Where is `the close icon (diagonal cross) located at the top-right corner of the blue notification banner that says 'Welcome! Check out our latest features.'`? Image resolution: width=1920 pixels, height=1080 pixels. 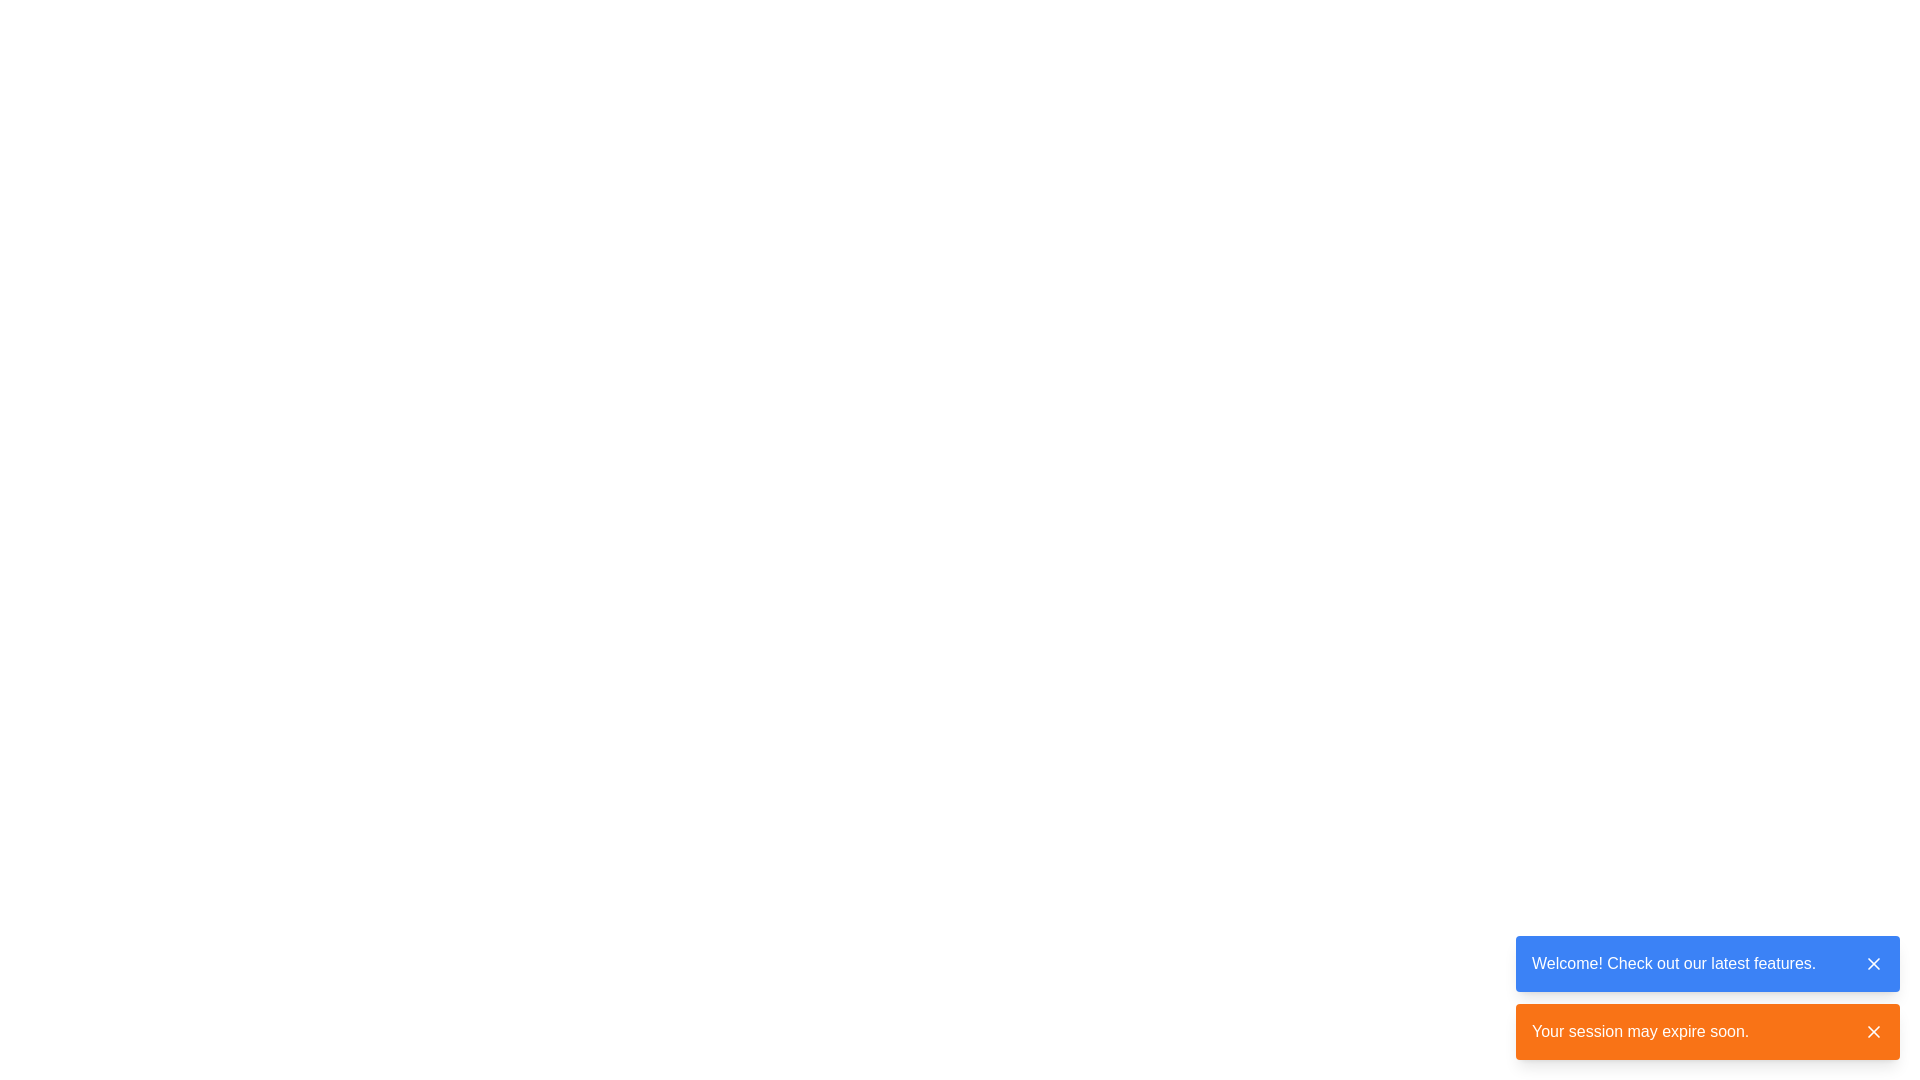 the close icon (diagonal cross) located at the top-right corner of the blue notification banner that says 'Welcome! Check out our latest features.' is located at coordinates (1872, 963).